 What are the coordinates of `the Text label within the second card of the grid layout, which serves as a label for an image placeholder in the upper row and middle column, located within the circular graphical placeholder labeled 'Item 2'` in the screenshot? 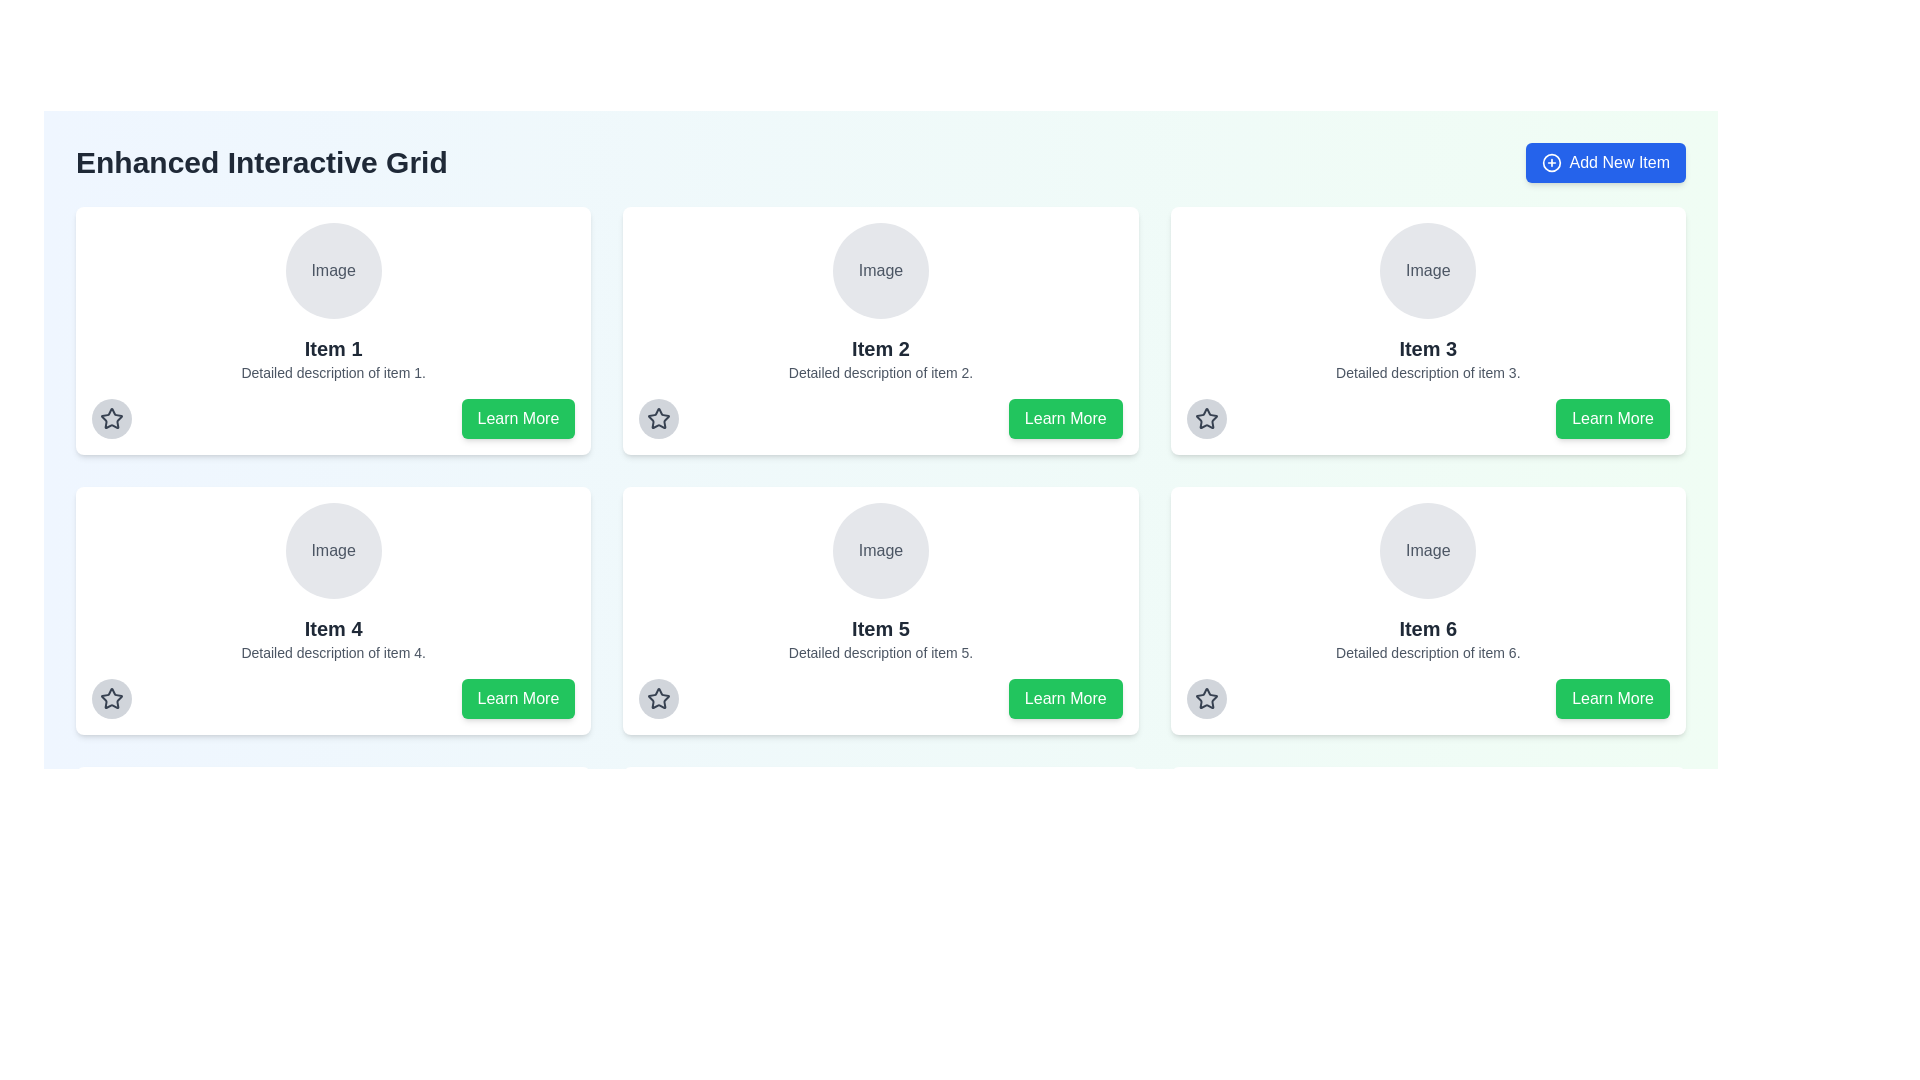 It's located at (880, 270).